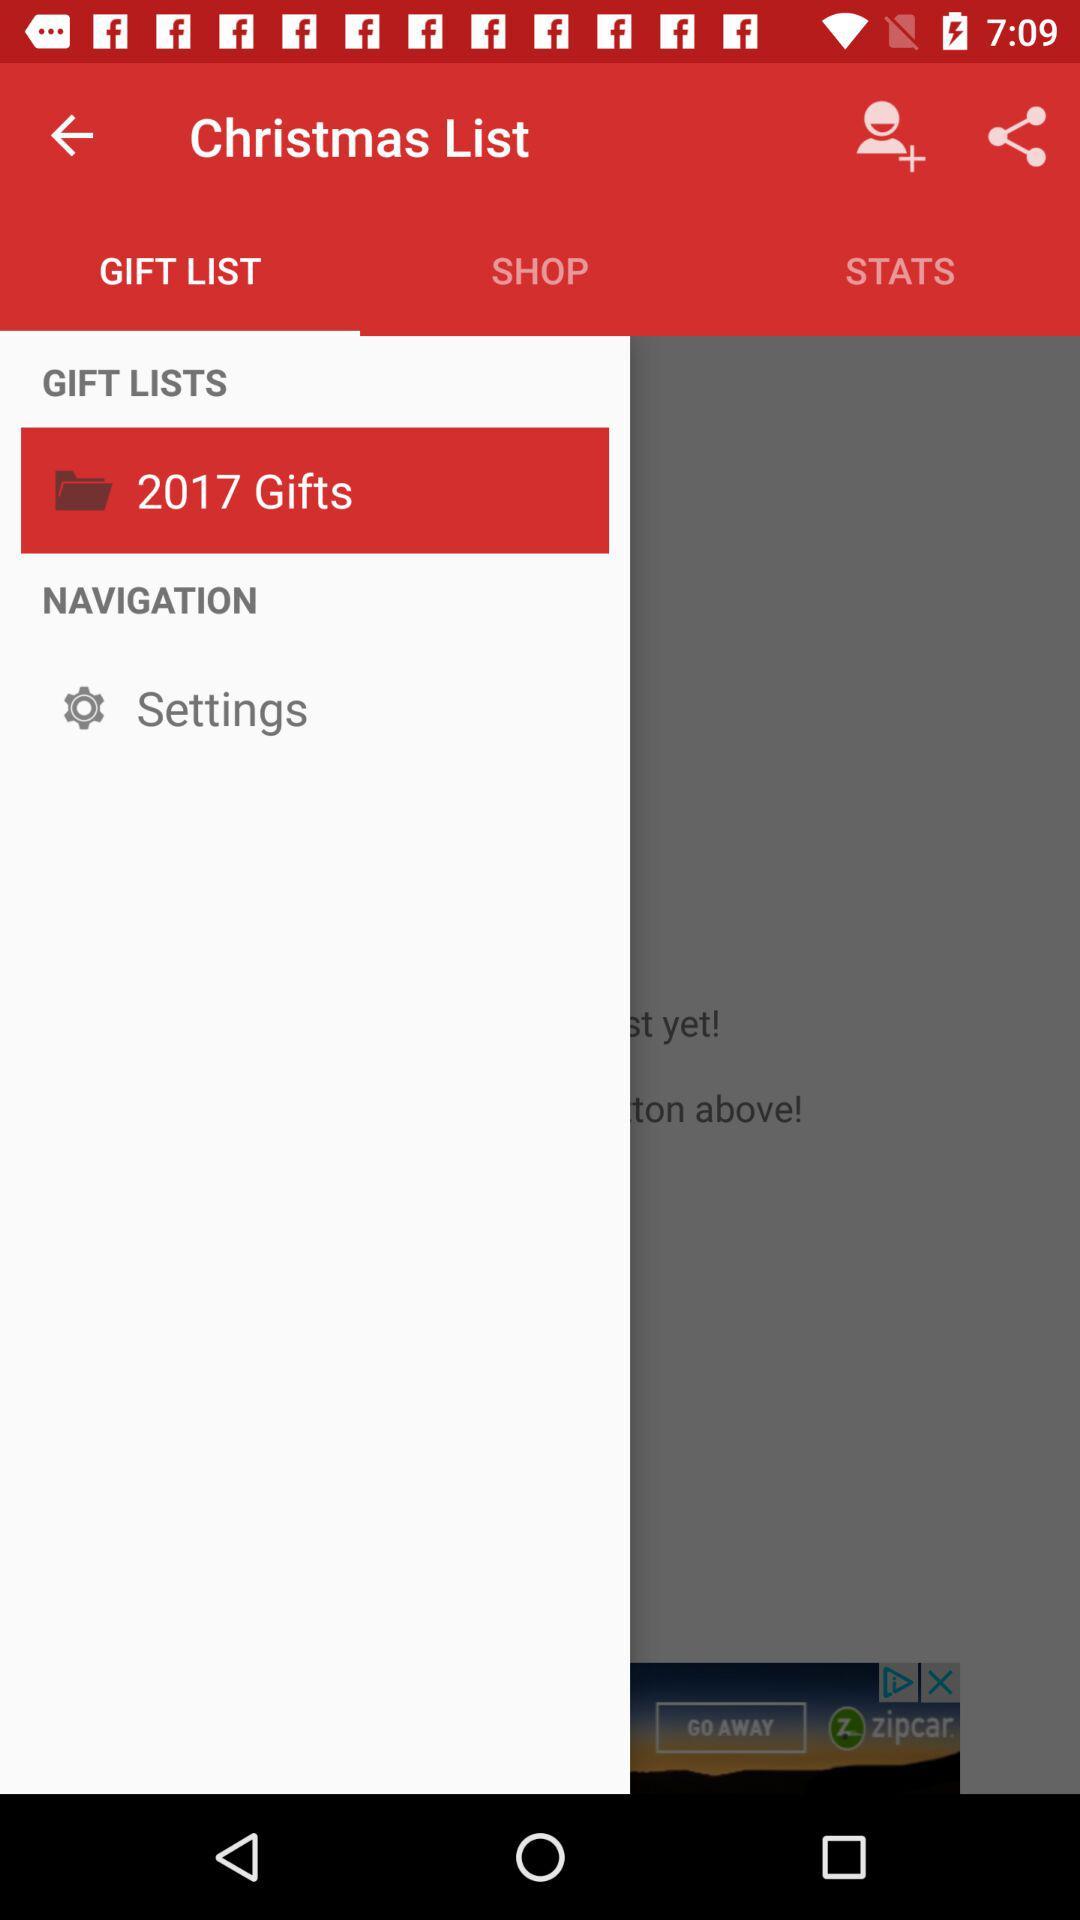 This screenshot has height=1920, width=1080. Describe the element at coordinates (898, 269) in the screenshot. I see `the item to the right of the shop icon` at that location.